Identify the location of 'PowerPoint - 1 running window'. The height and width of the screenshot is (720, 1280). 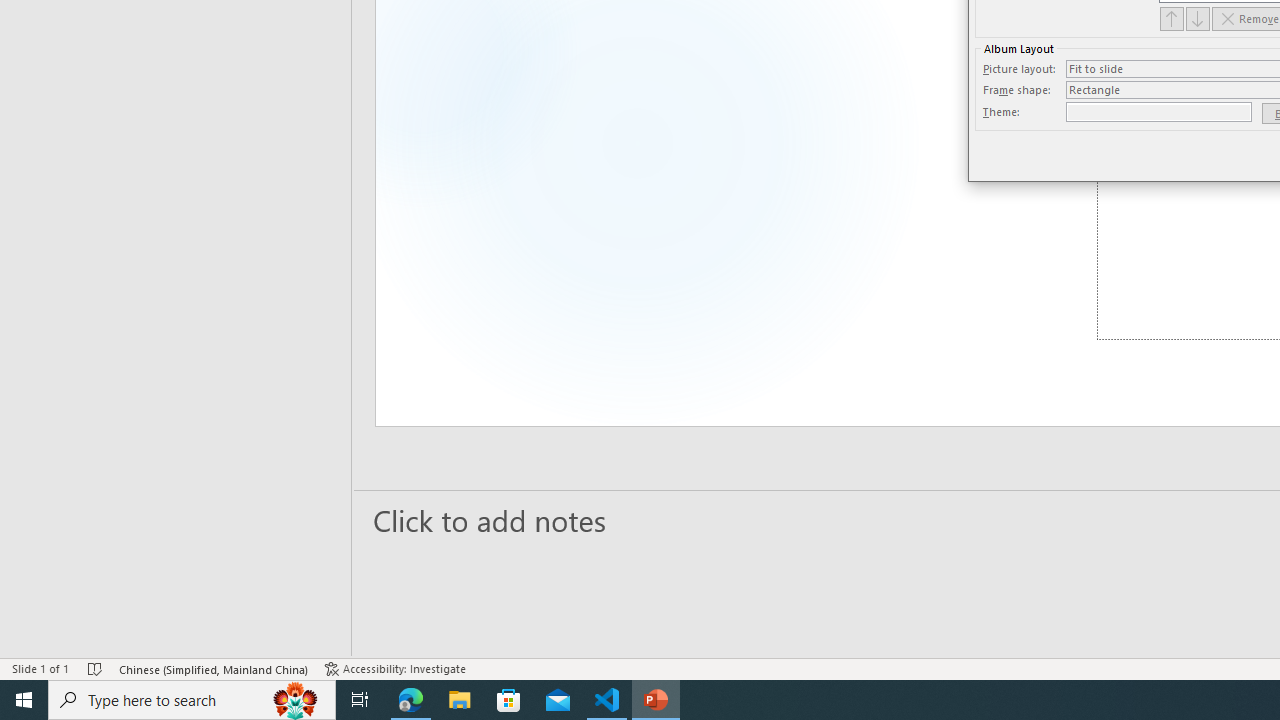
(656, 698).